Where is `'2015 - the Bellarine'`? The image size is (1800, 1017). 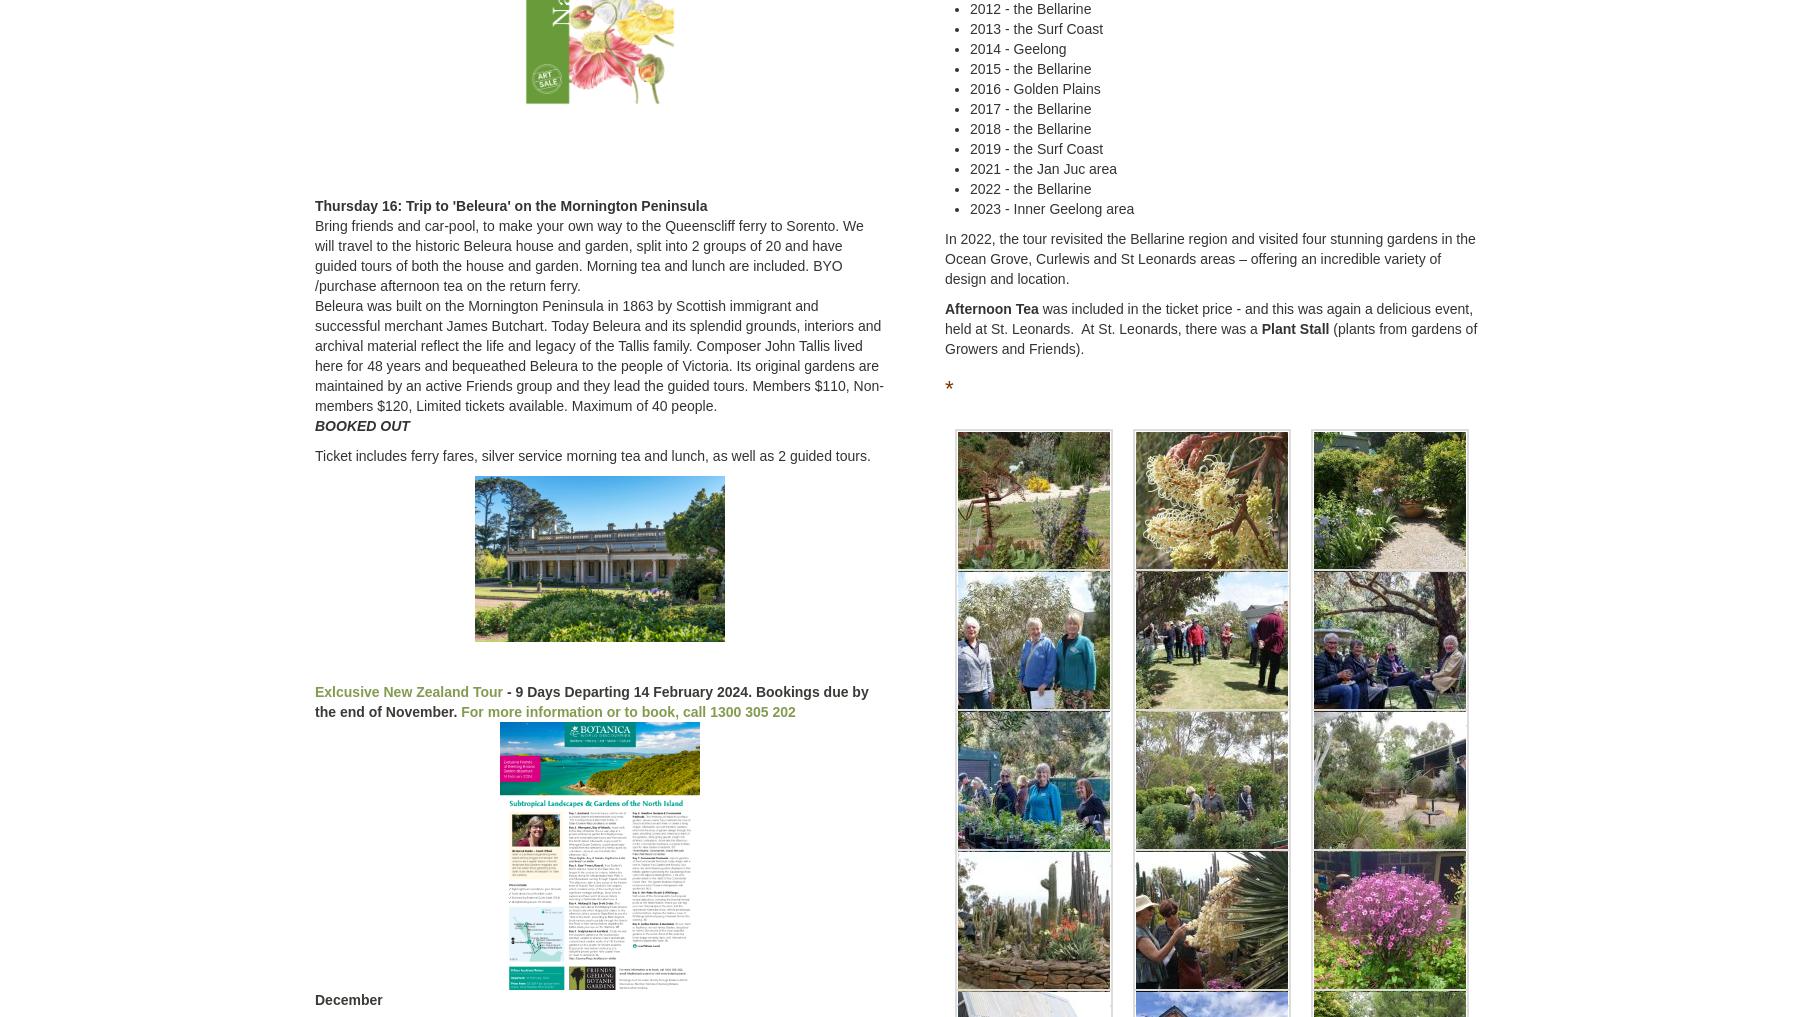 '2015 - the Bellarine' is located at coordinates (1030, 68).